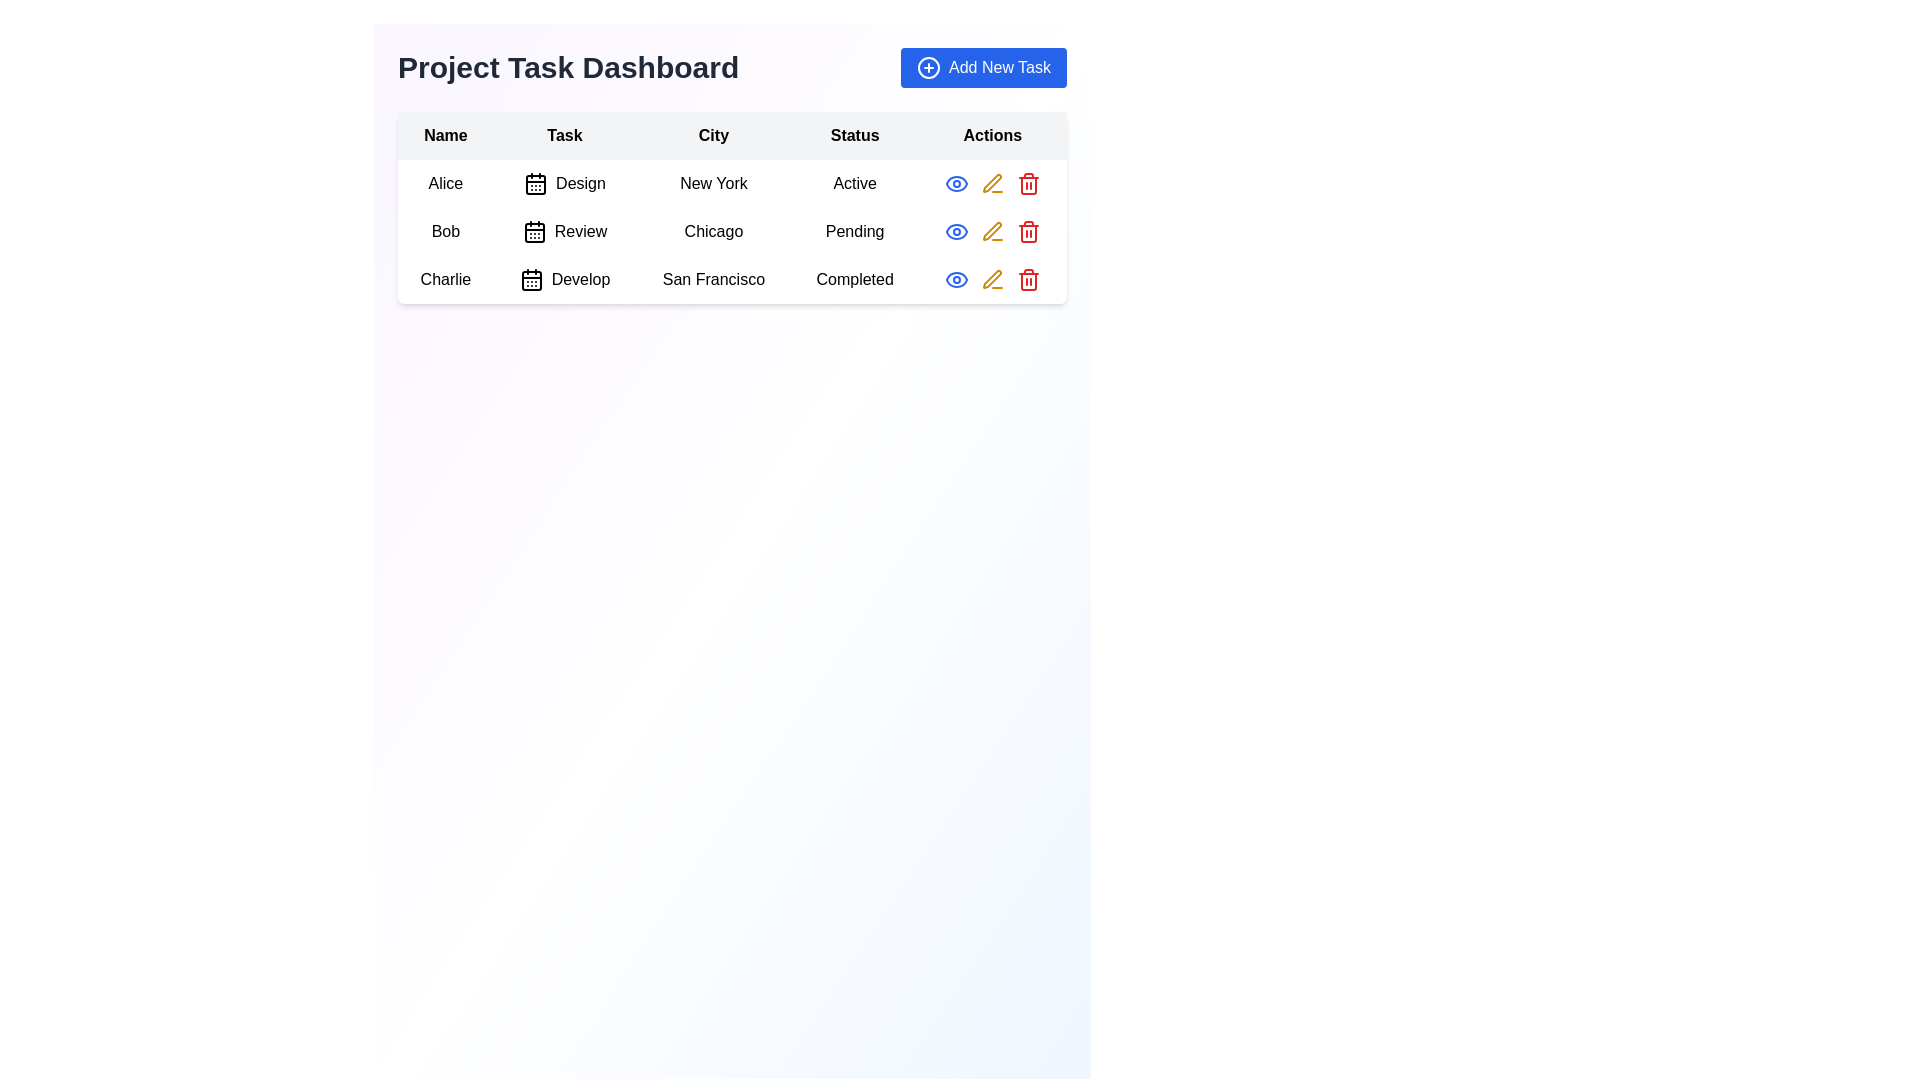  I want to click on the 'Edit' icon button, which is the second icon in the horizontal action bar under the 'Actions' column of the third row in the table, so click(992, 184).